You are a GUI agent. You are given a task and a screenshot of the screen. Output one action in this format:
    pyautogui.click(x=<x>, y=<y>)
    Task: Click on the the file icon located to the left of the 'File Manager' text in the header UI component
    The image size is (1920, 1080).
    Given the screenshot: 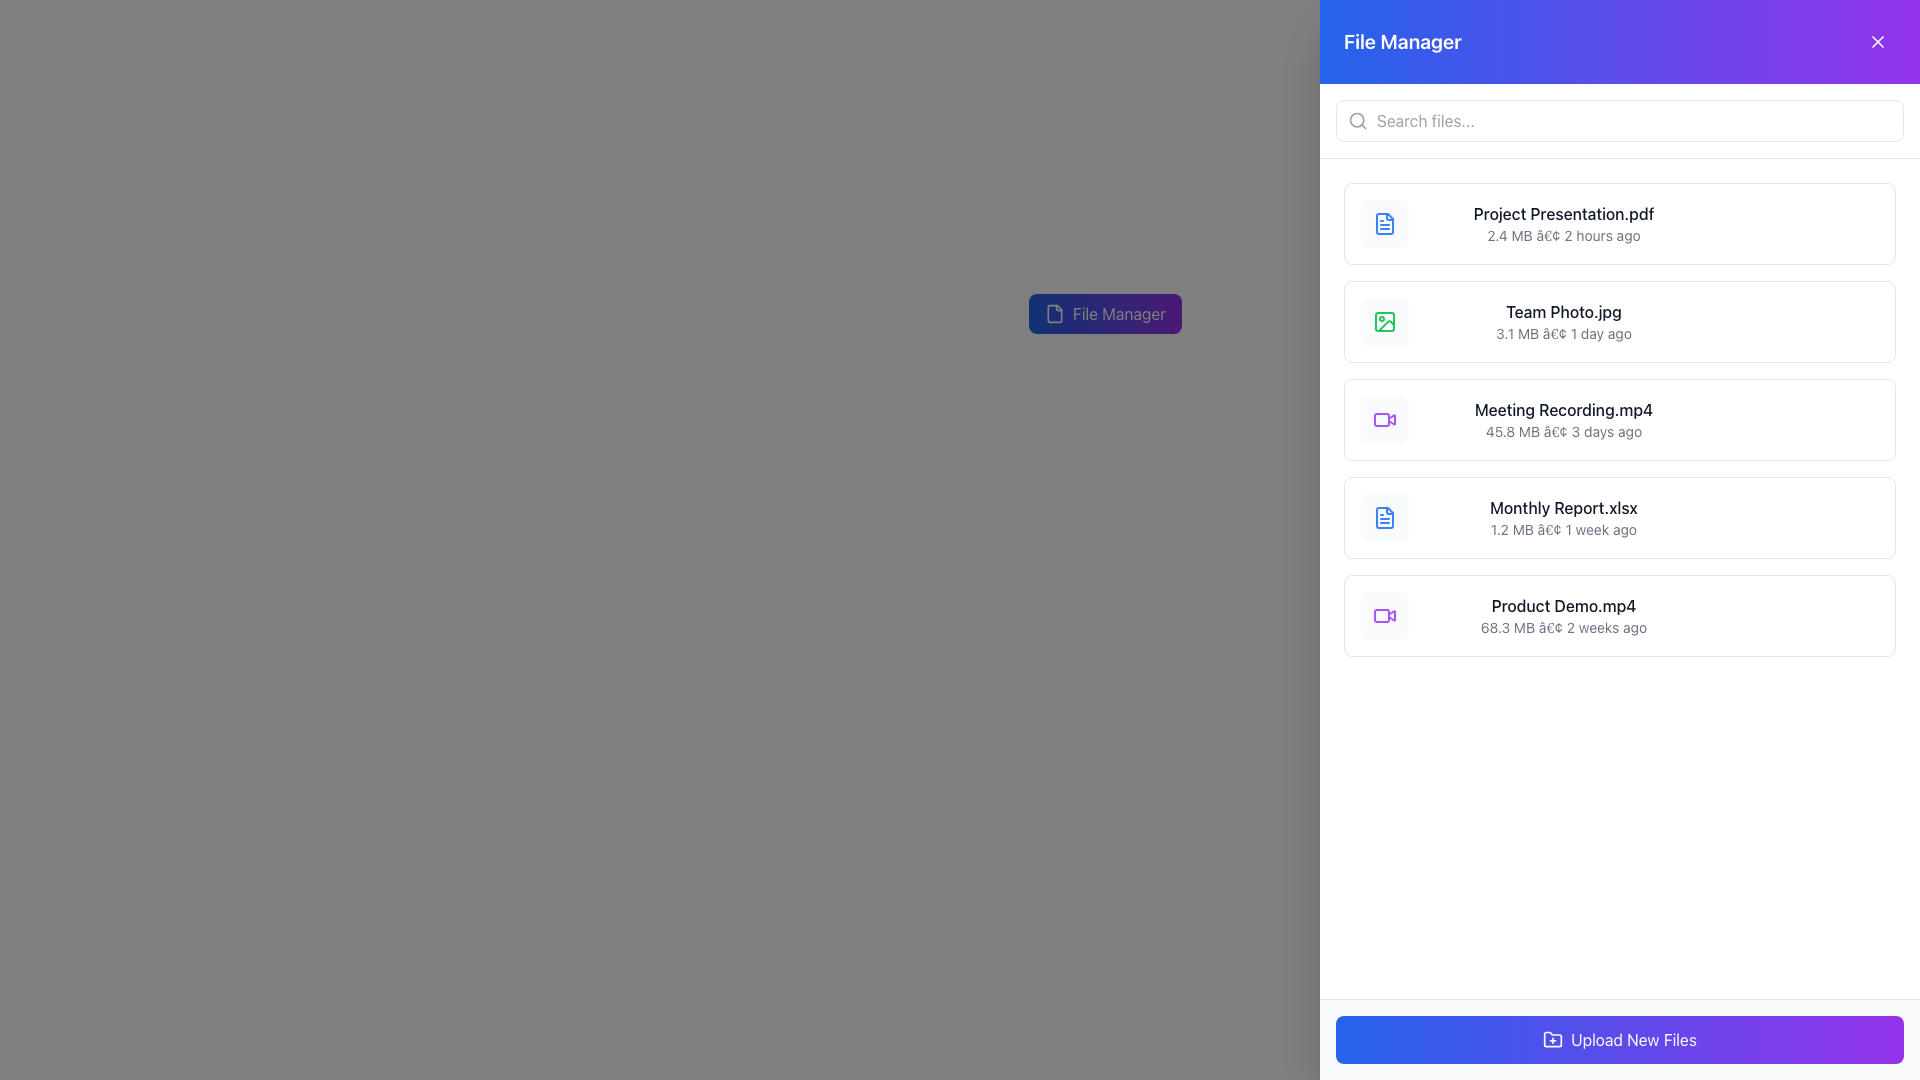 What is the action you would take?
    pyautogui.click(x=1054, y=313)
    